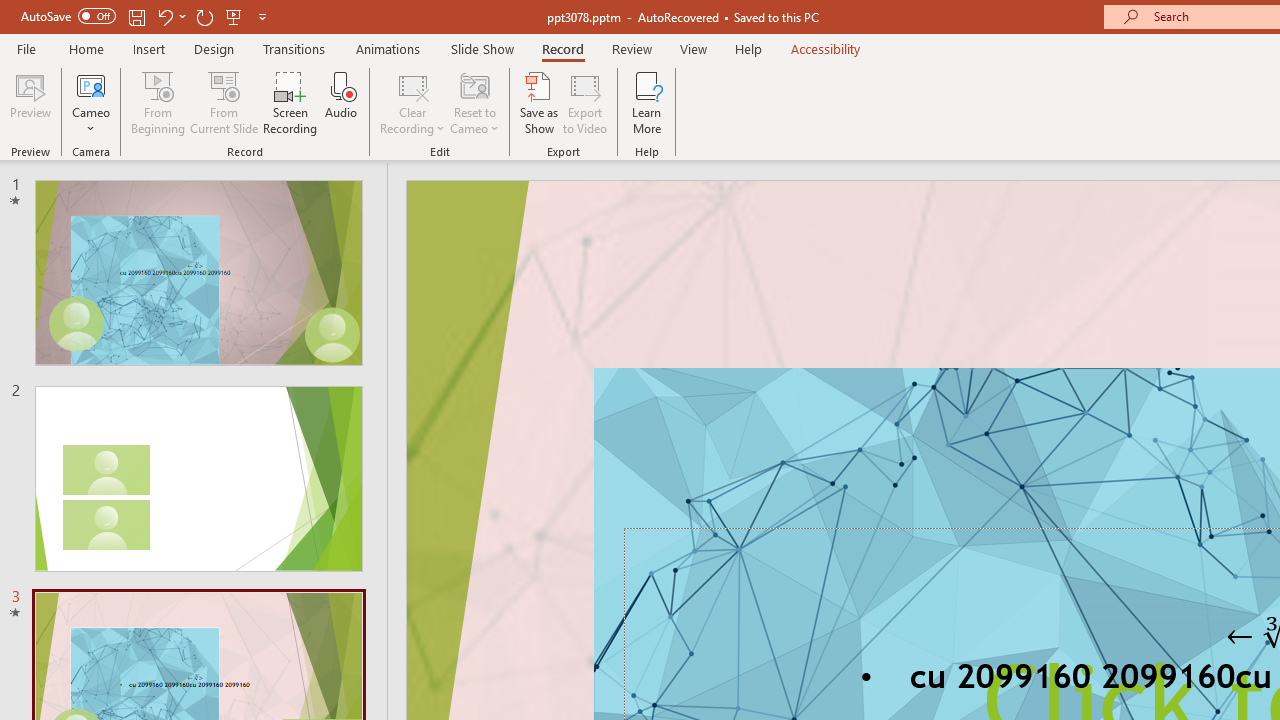 The image size is (1280, 720). I want to click on 'Export to Video', so click(584, 103).